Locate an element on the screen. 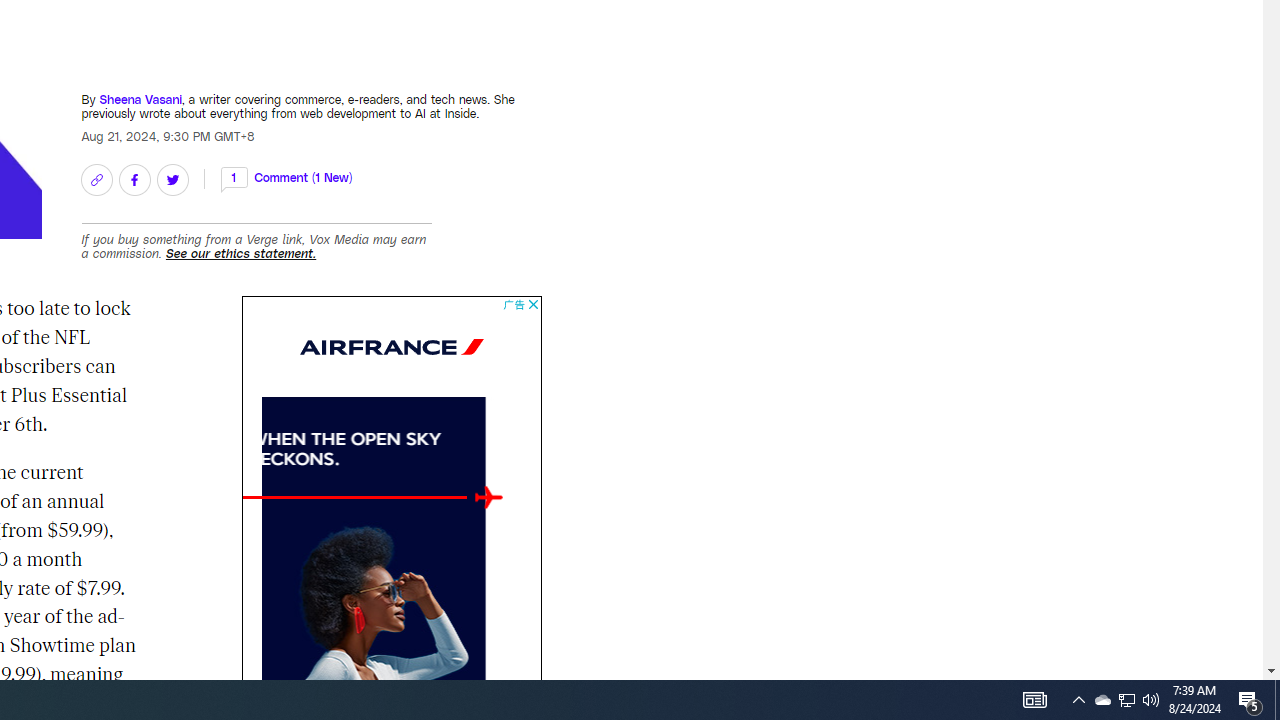 Image resolution: width=1280 pixels, height=720 pixels. 'Sheena Vasani' is located at coordinates (139, 98).